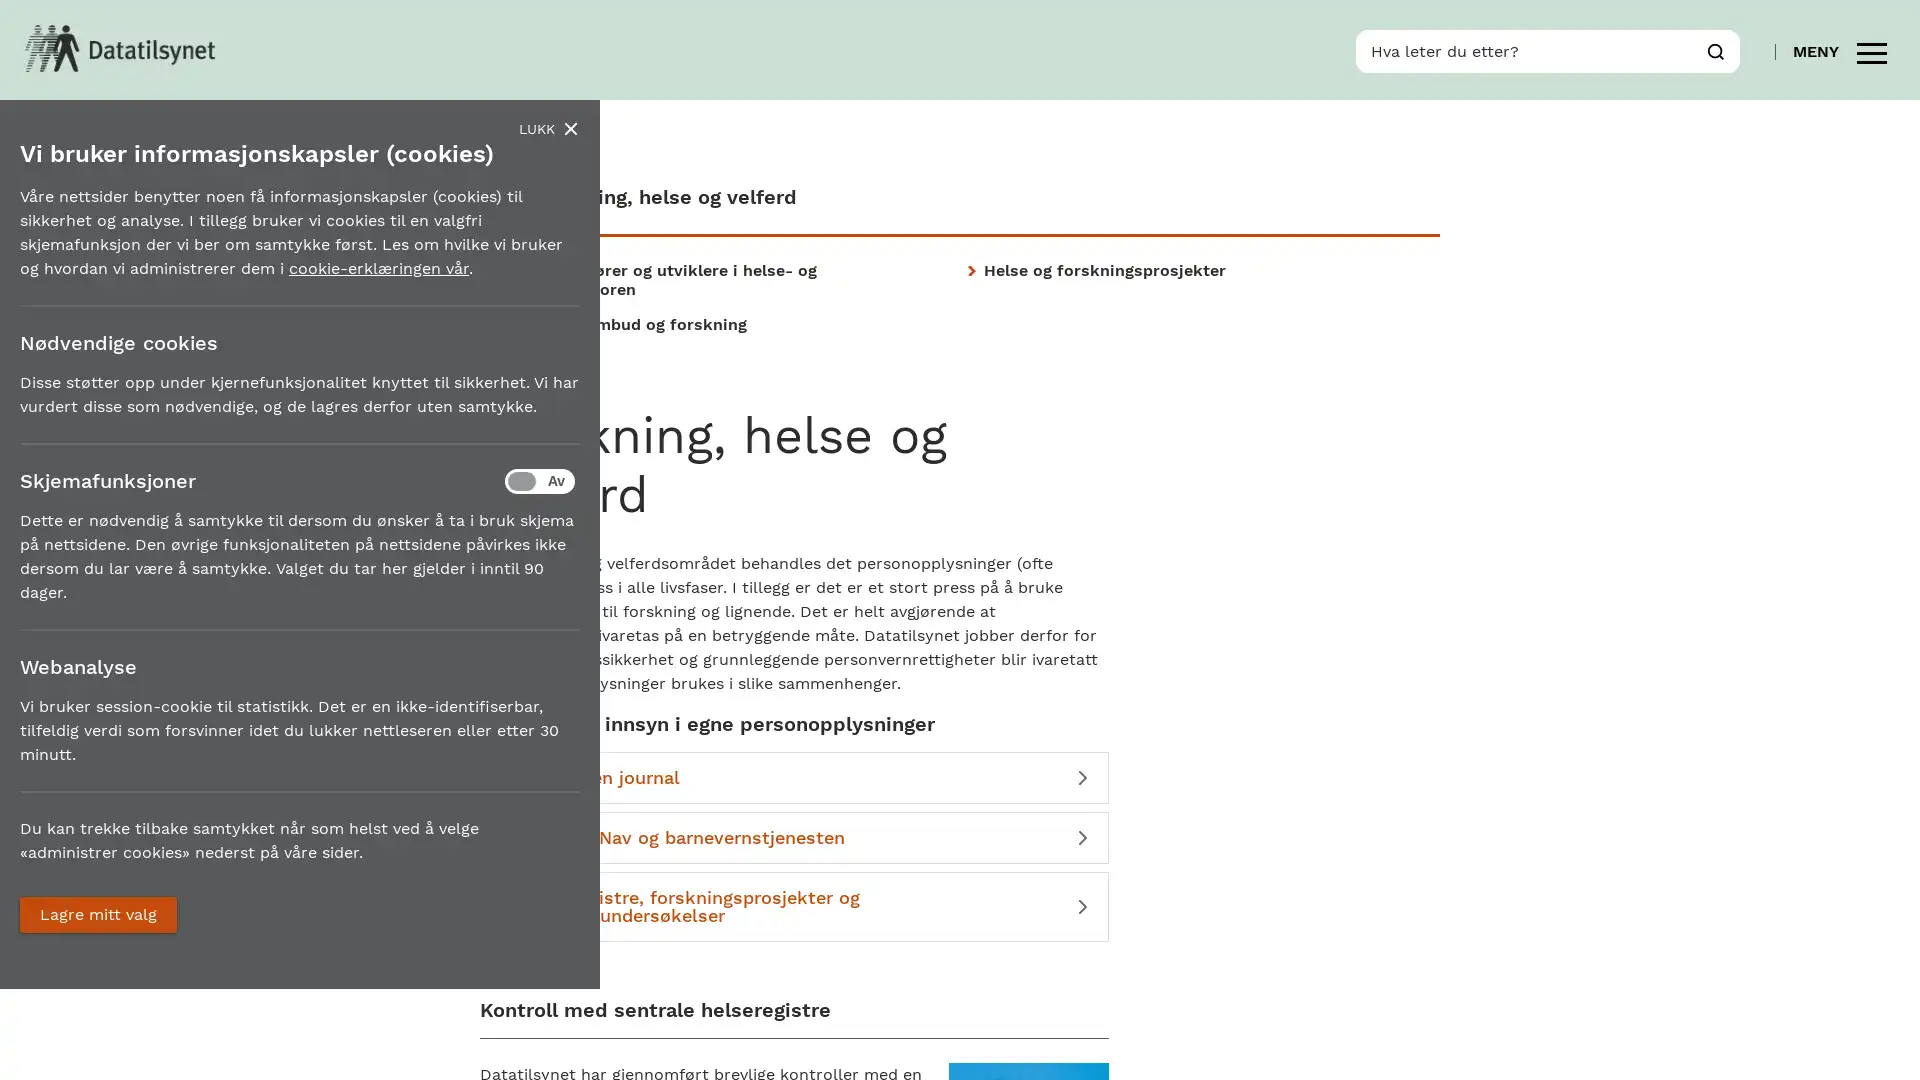  What do you see at coordinates (548, 128) in the screenshot?
I see `LUKK` at bounding box center [548, 128].